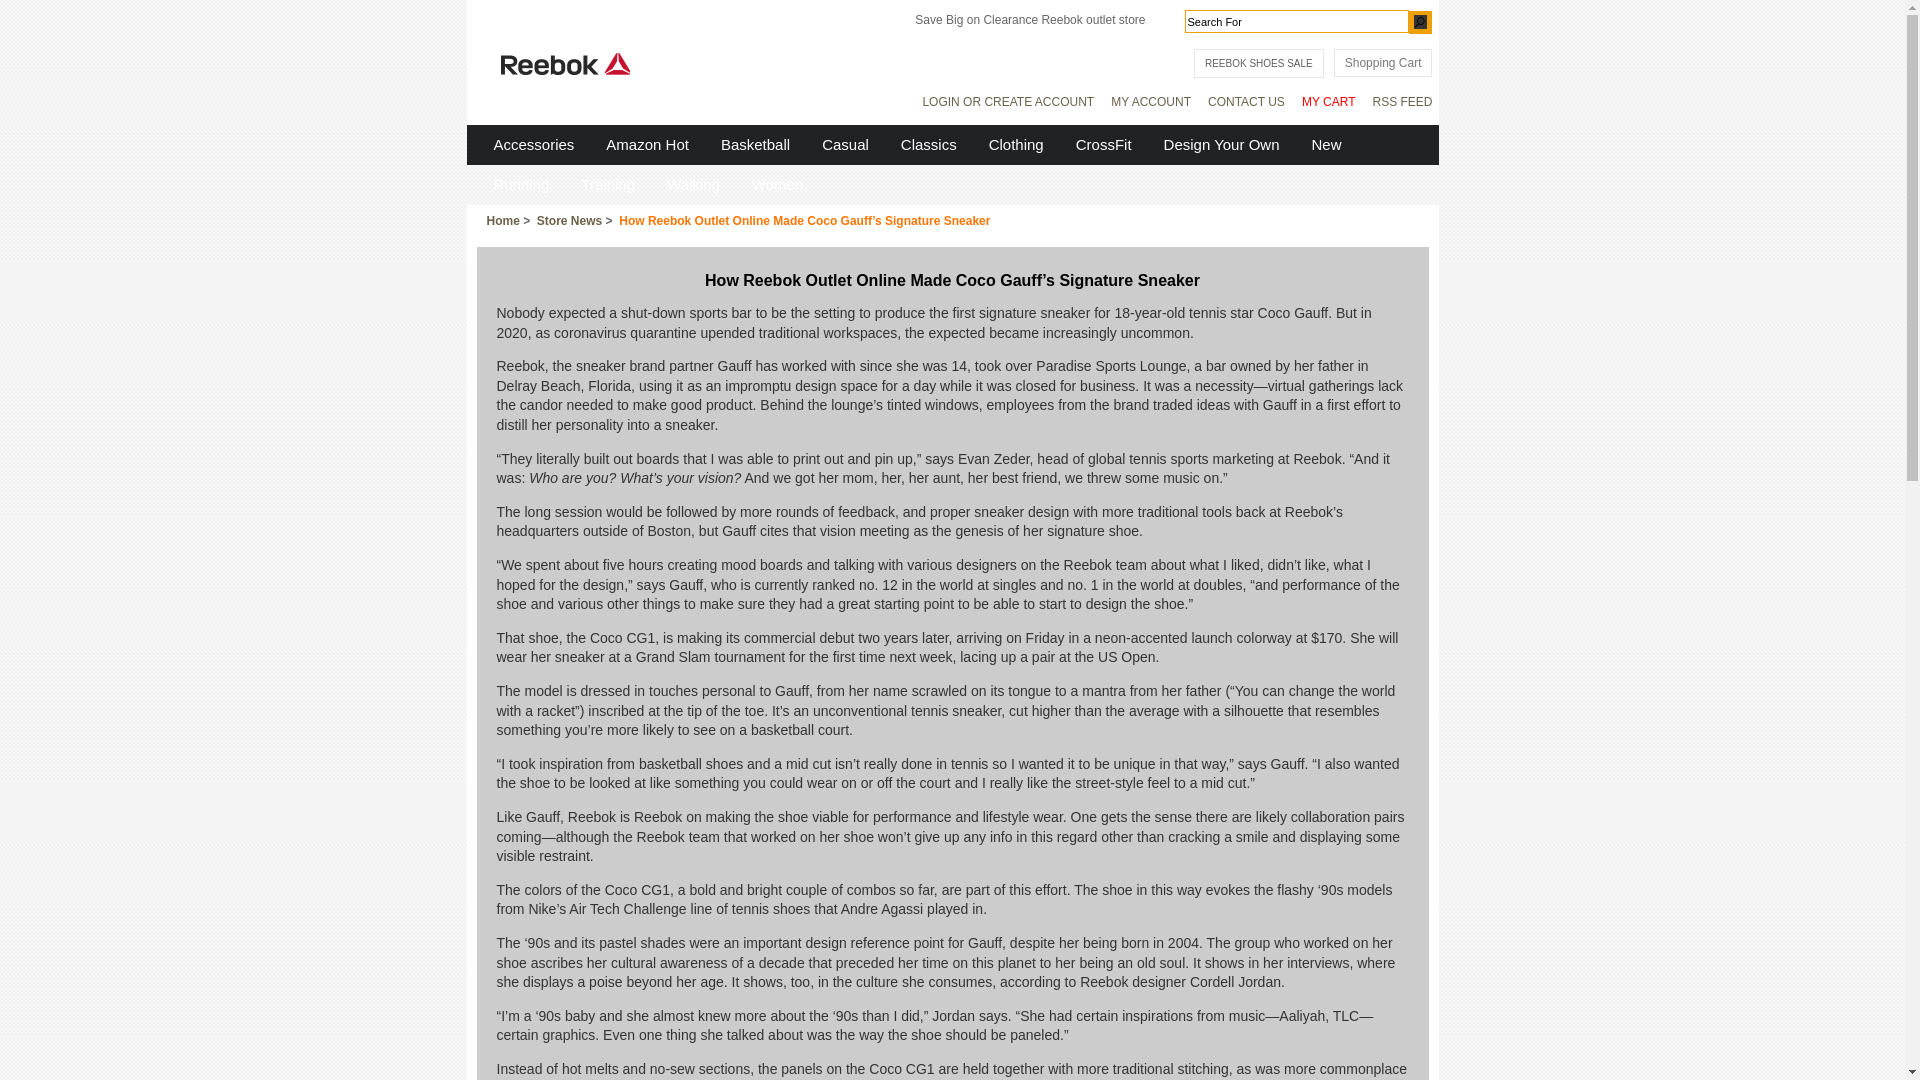 The height and width of the screenshot is (1080, 1920). What do you see at coordinates (845, 142) in the screenshot?
I see `'Casual'` at bounding box center [845, 142].